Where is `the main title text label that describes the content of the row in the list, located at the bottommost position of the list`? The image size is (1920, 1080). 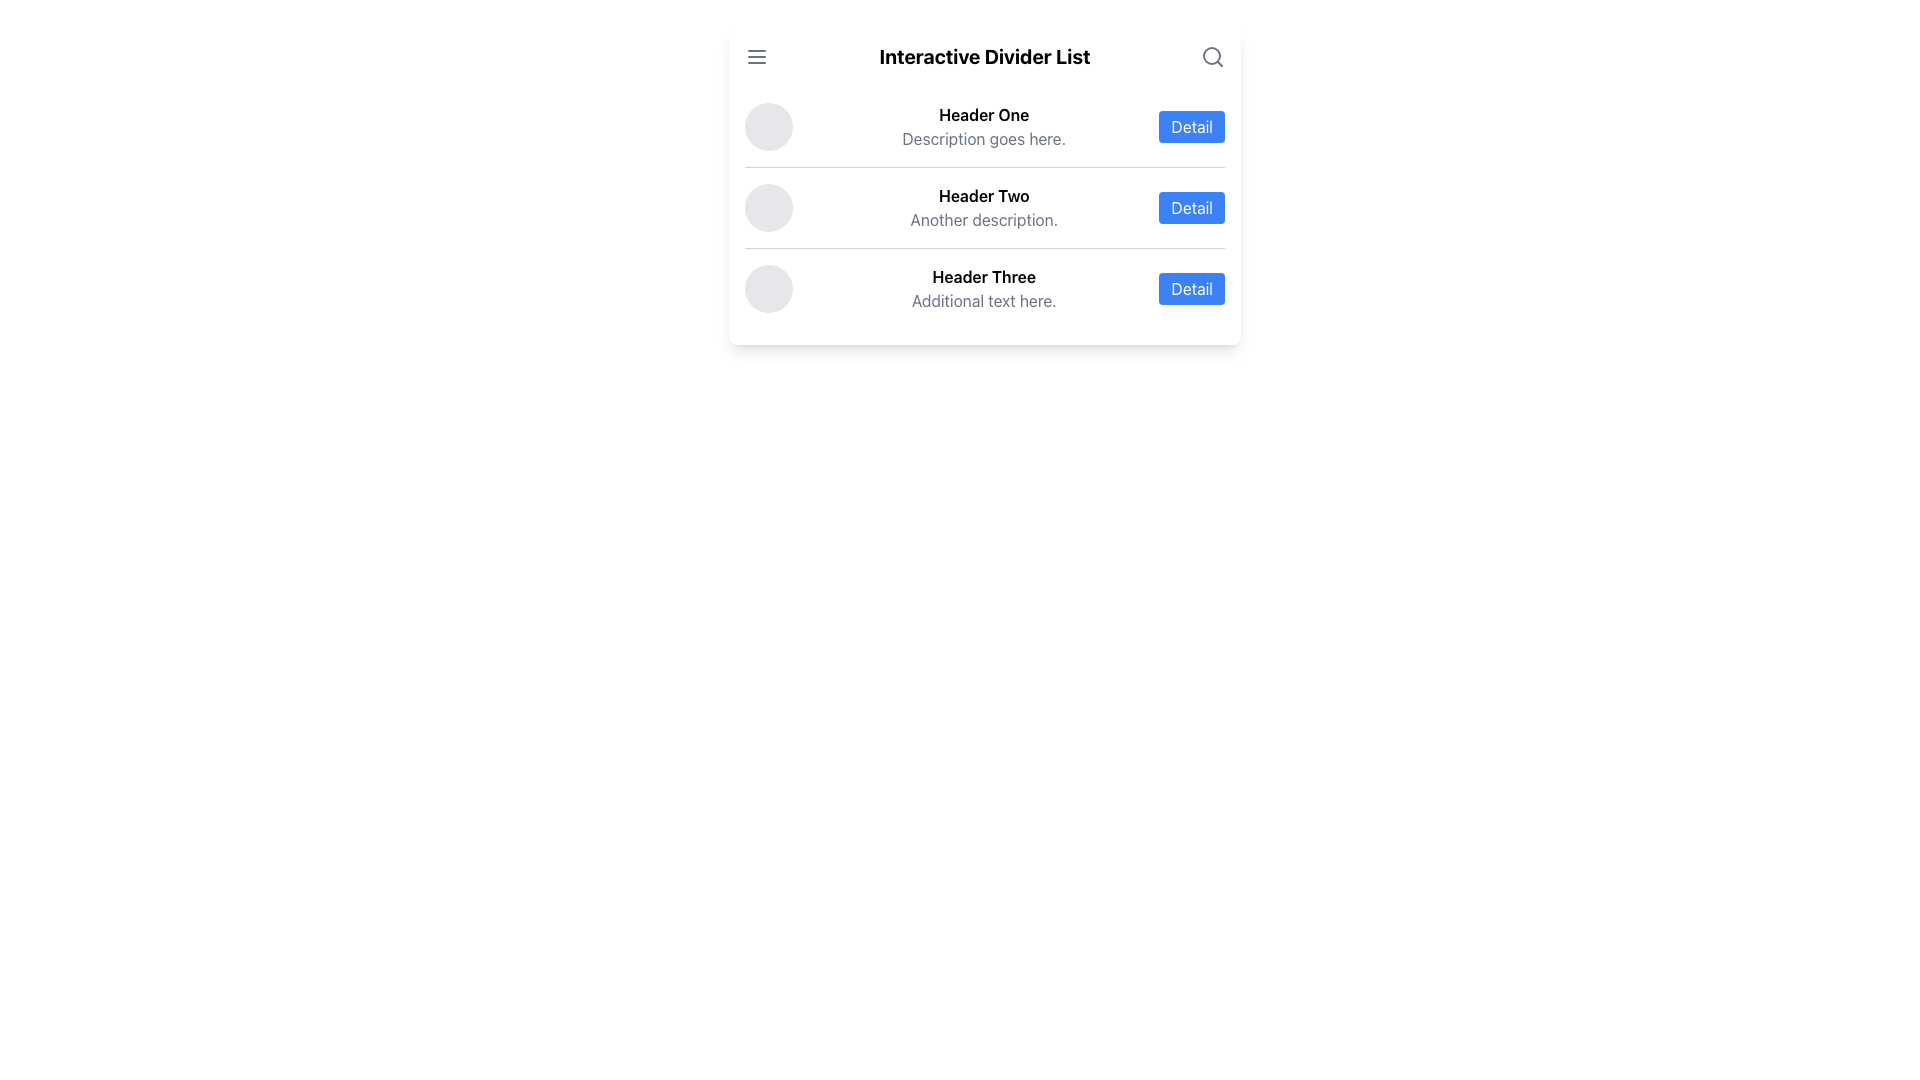
the main title text label that describes the content of the row in the list, located at the bottommost position of the list is located at coordinates (984, 277).